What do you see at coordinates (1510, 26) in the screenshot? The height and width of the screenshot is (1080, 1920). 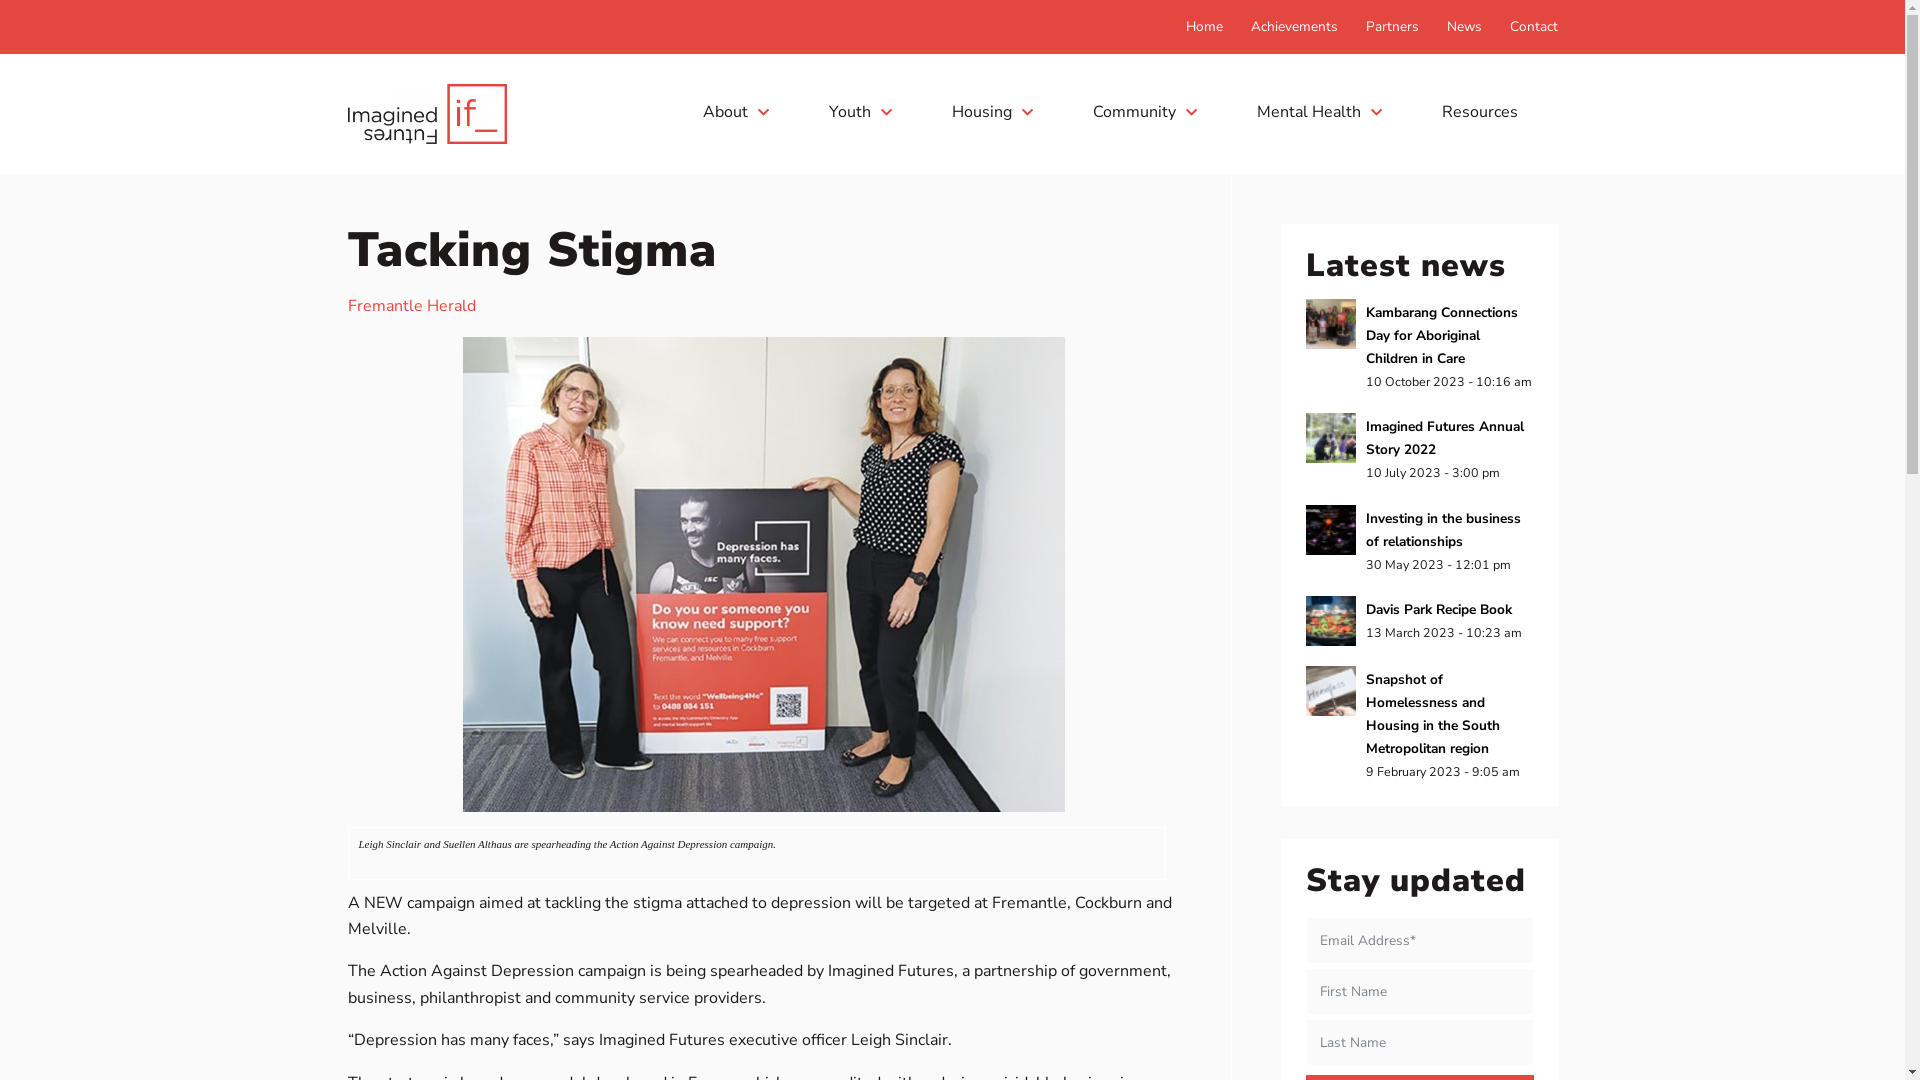 I see `'Contact'` at bounding box center [1510, 26].